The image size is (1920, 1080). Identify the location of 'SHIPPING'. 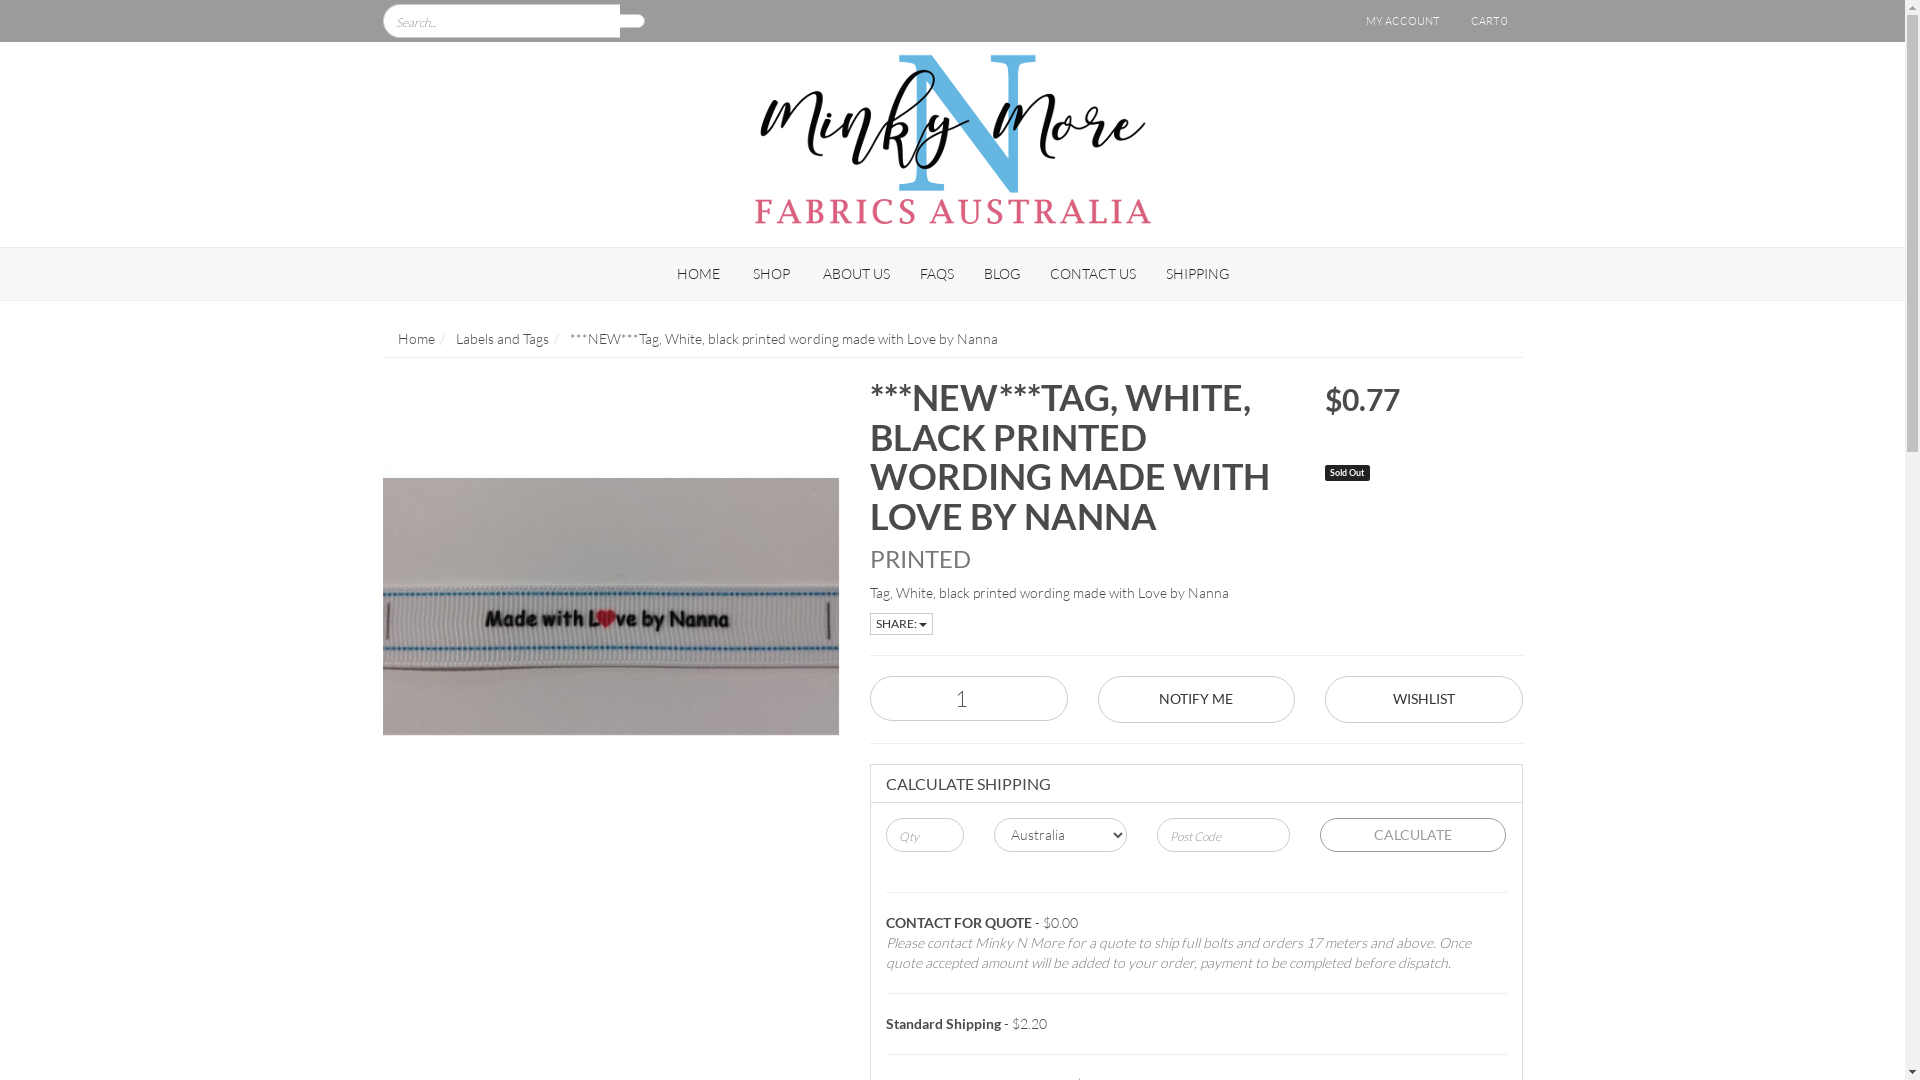
(1196, 273).